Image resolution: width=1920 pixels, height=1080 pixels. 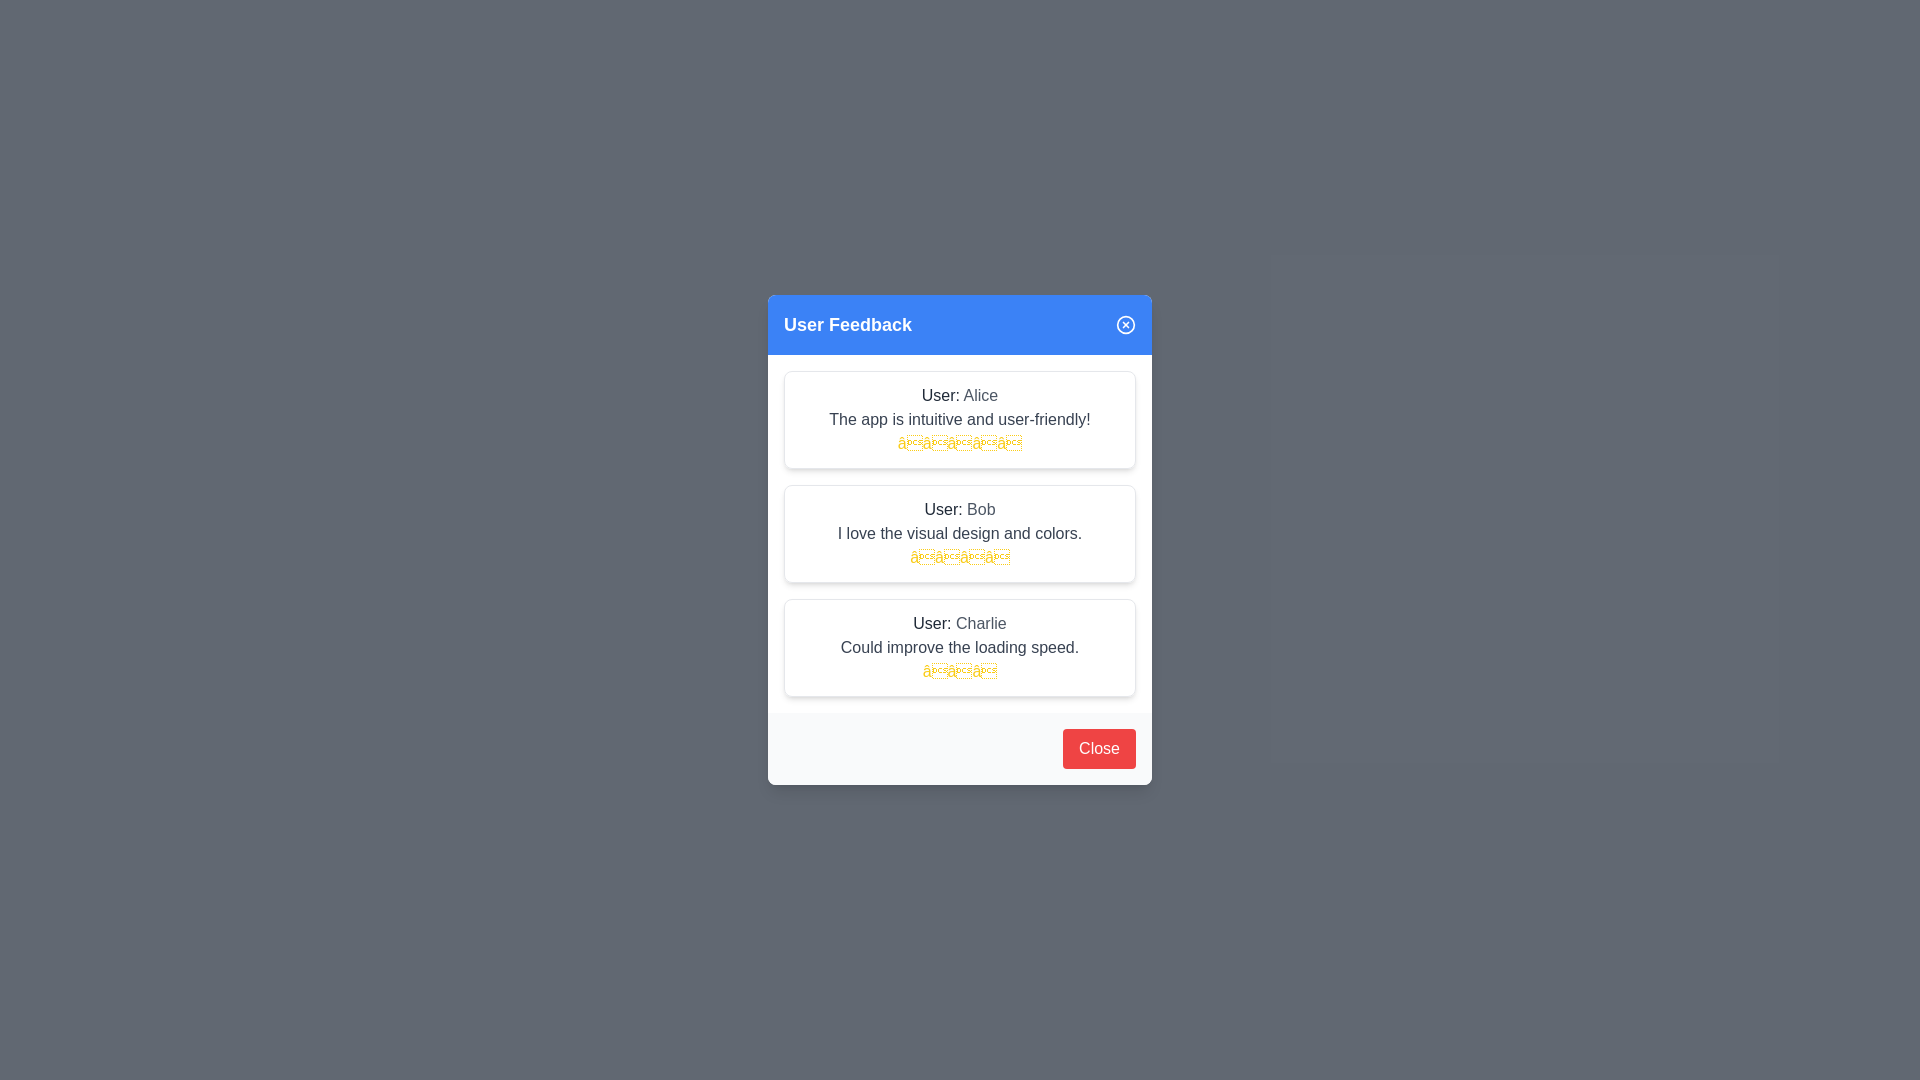 What do you see at coordinates (1126, 323) in the screenshot?
I see `the close icon in the header to close the dialog` at bounding box center [1126, 323].